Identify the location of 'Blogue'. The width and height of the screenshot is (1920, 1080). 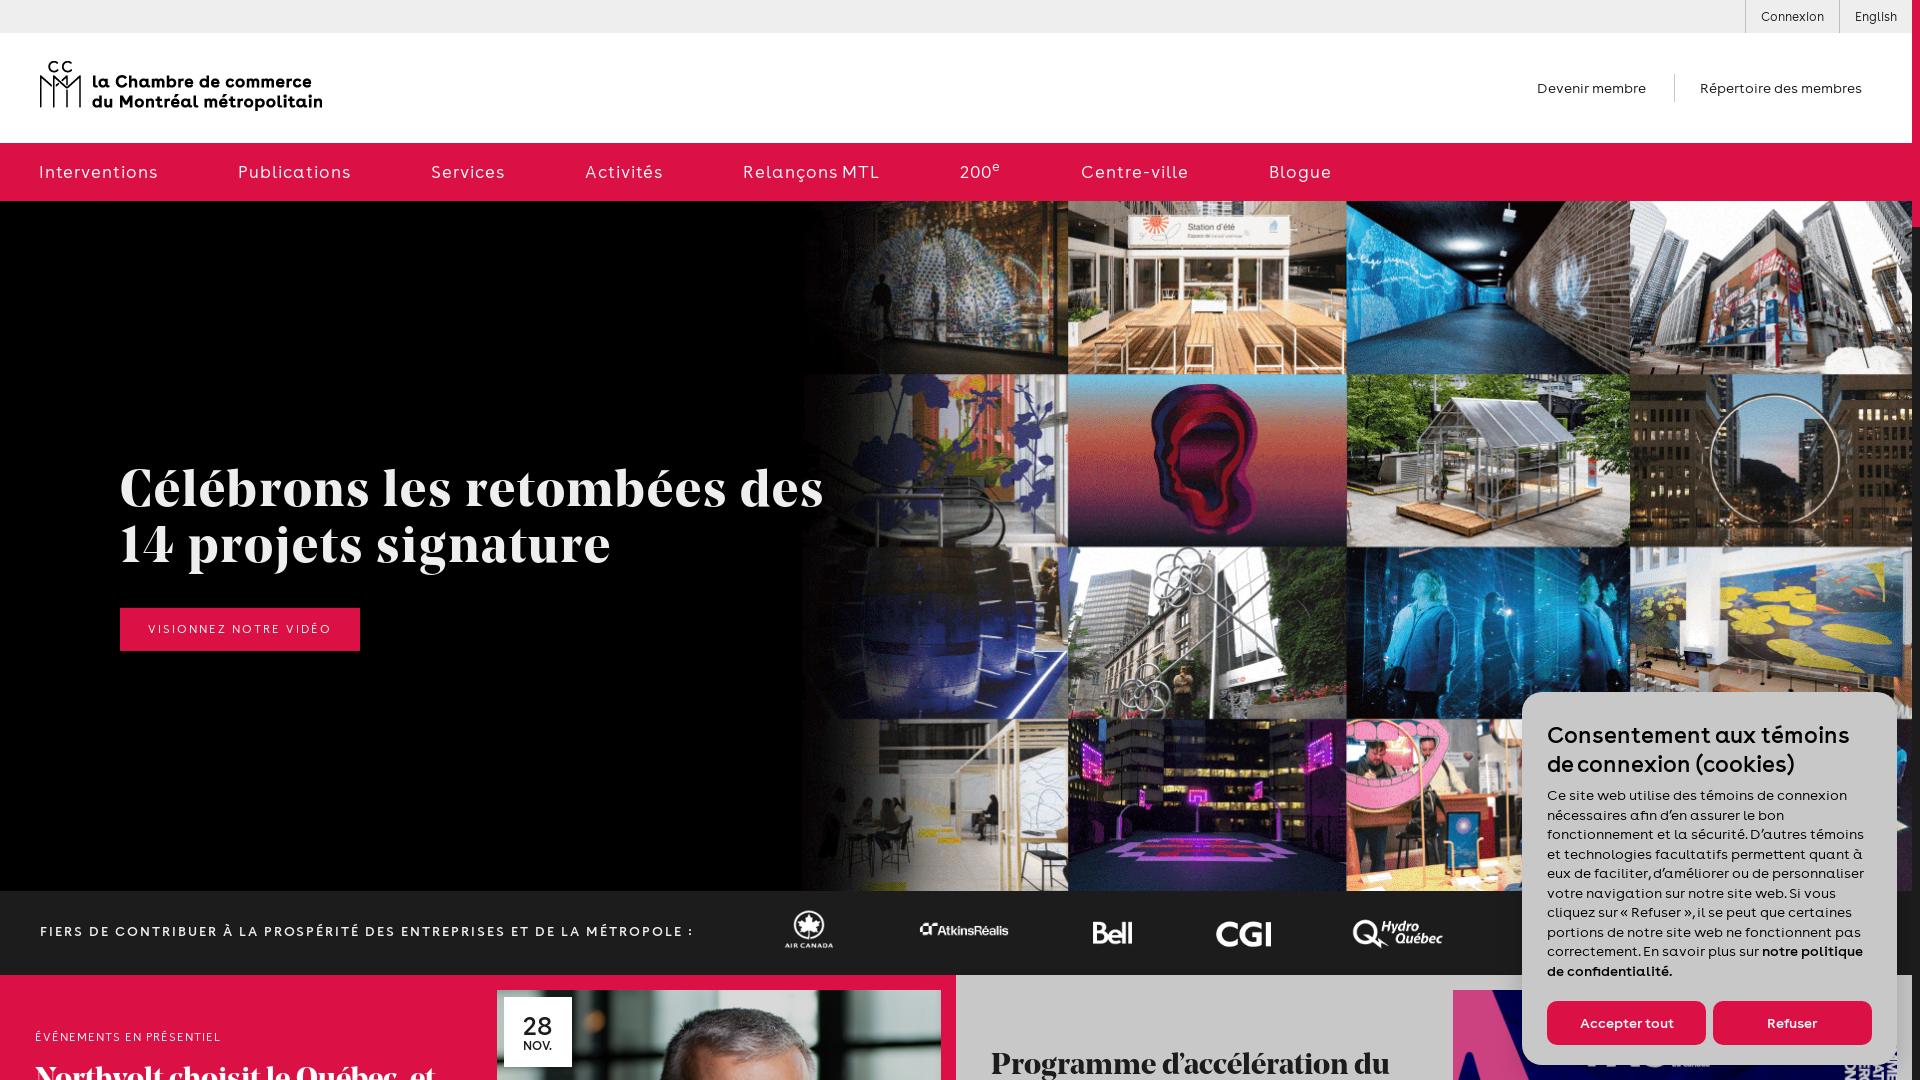
(1227, 171).